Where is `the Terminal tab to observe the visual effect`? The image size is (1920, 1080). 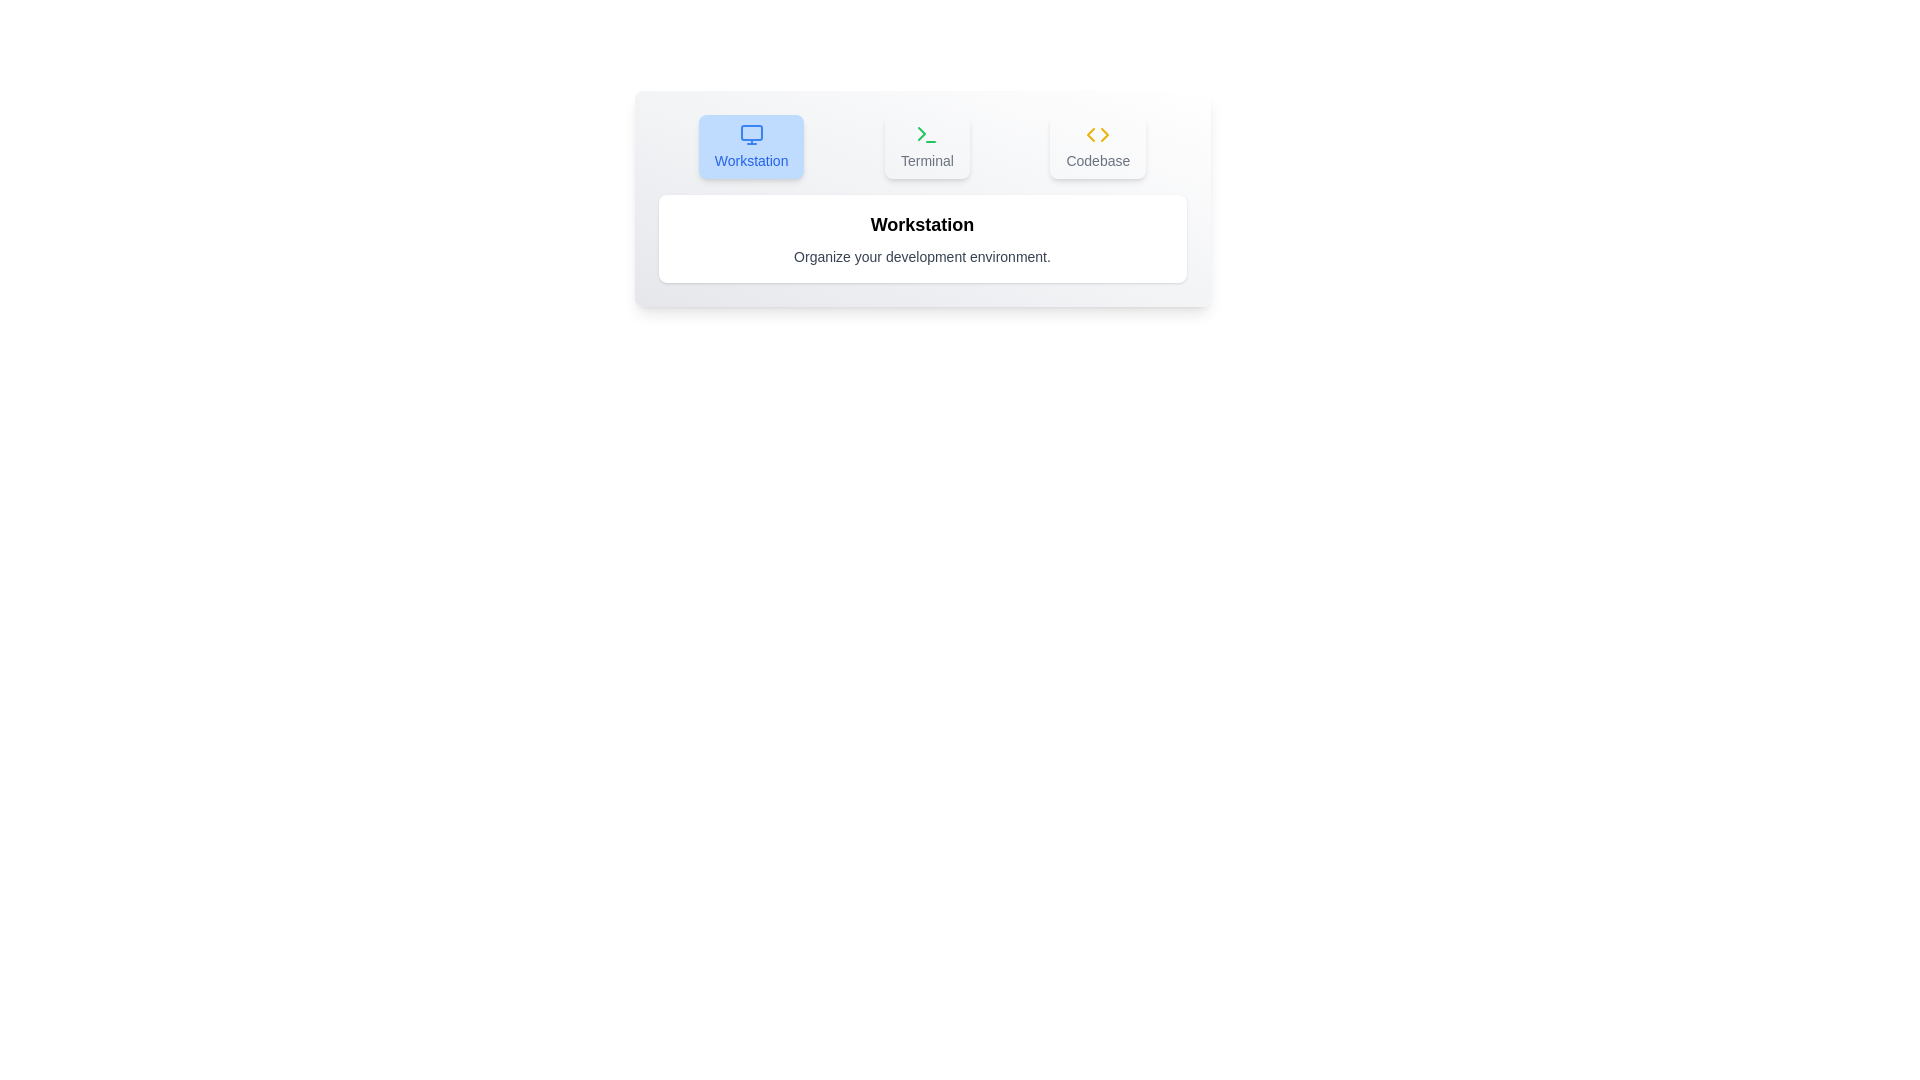
the Terminal tab to observe the visual effect is located at coordinates (926, 145).